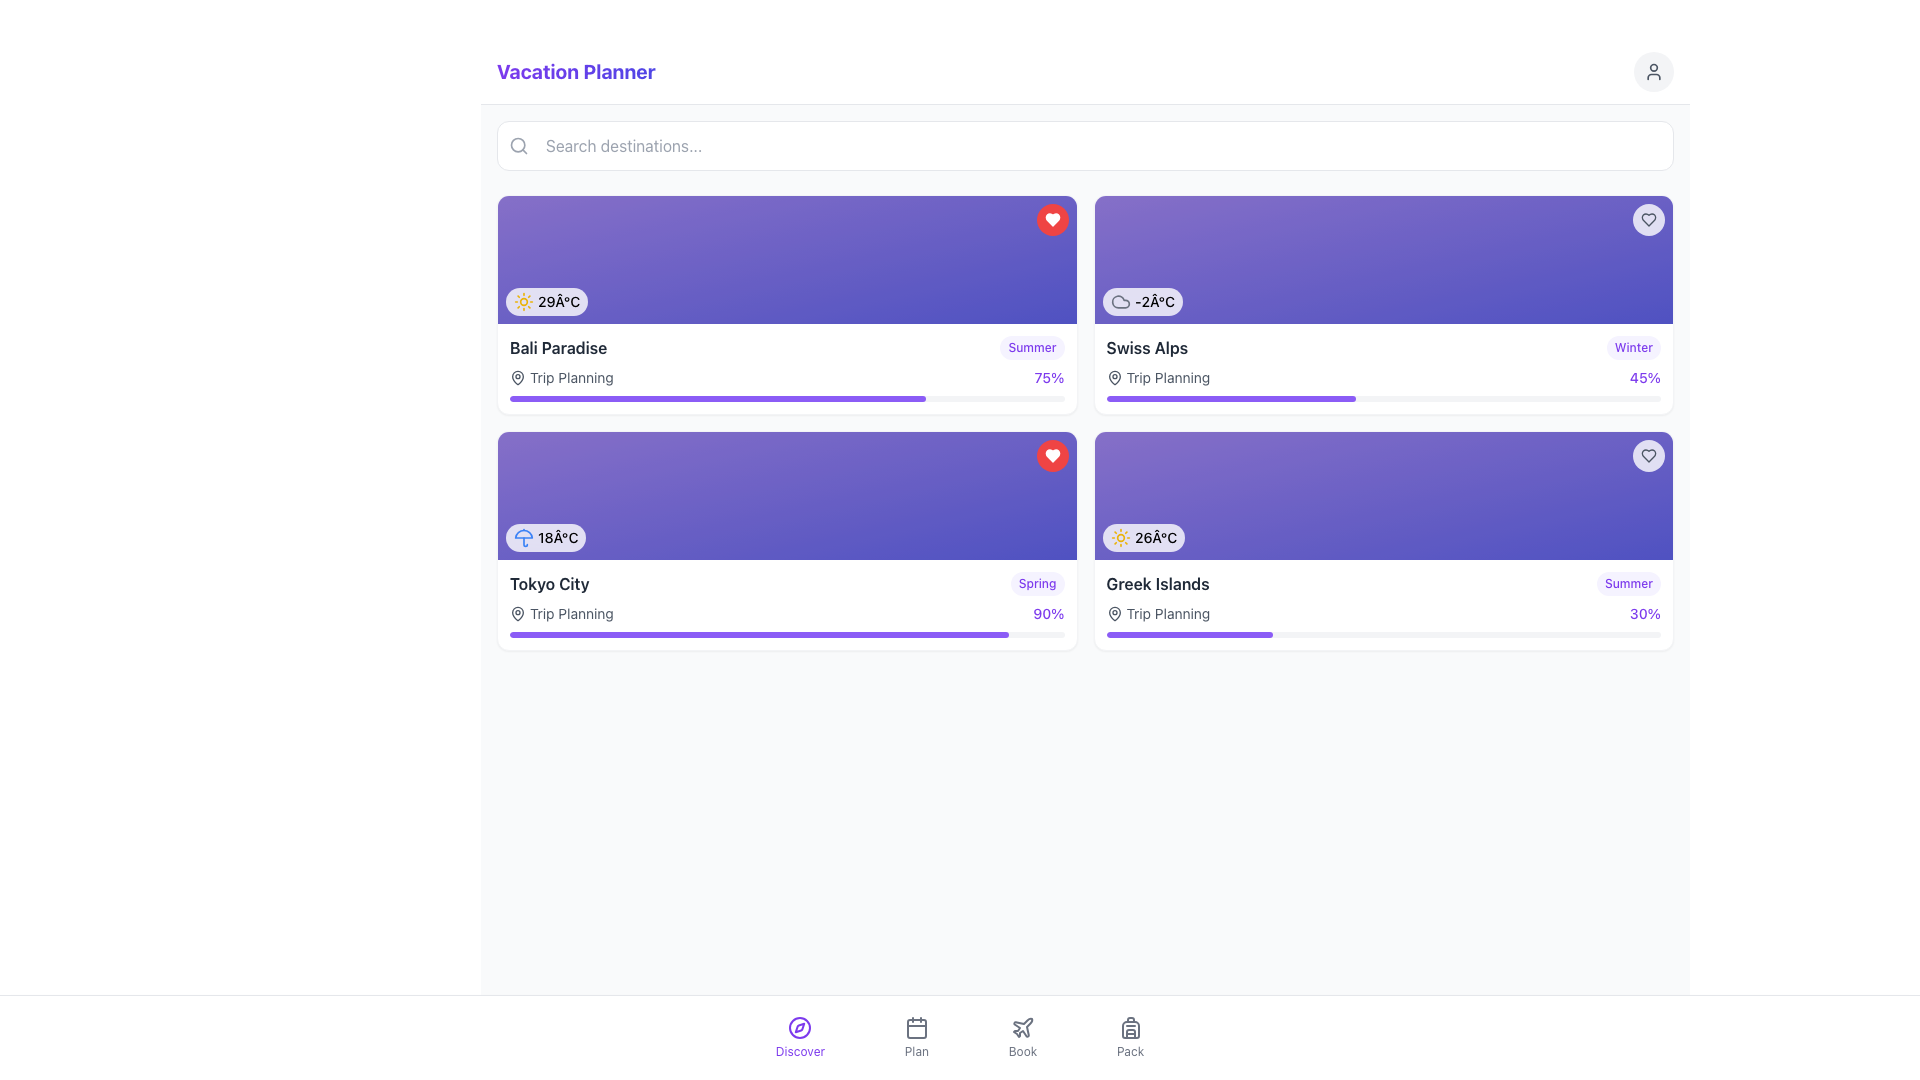 Image resolution: width=1920 pixels, height=1080 pixels. I want to click on the title text label 'Vacation Planner' which is styled with a bold font and a vivid gradient color, located at the top left section of the interface, so click(575, 71).